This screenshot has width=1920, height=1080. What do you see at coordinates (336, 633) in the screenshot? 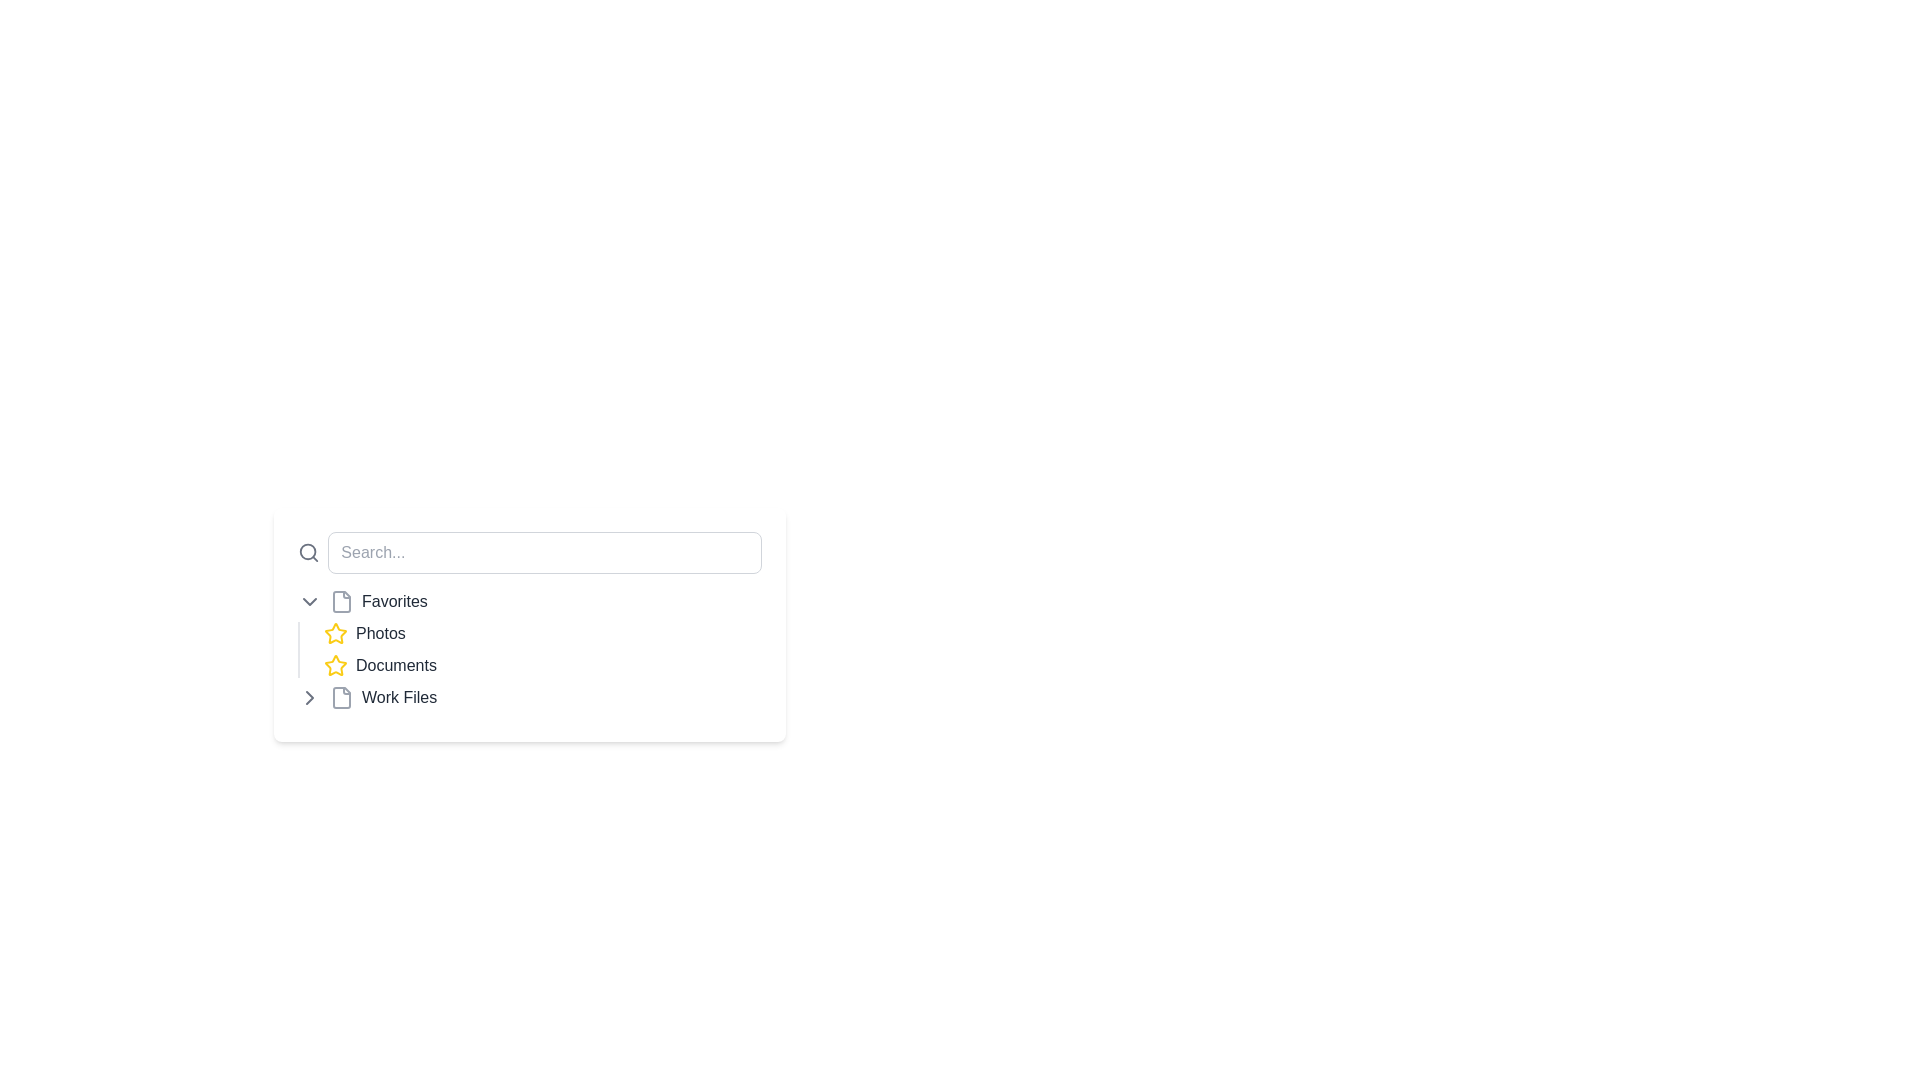
I see `the yellow star icon located` at bounding box center [336, 633].